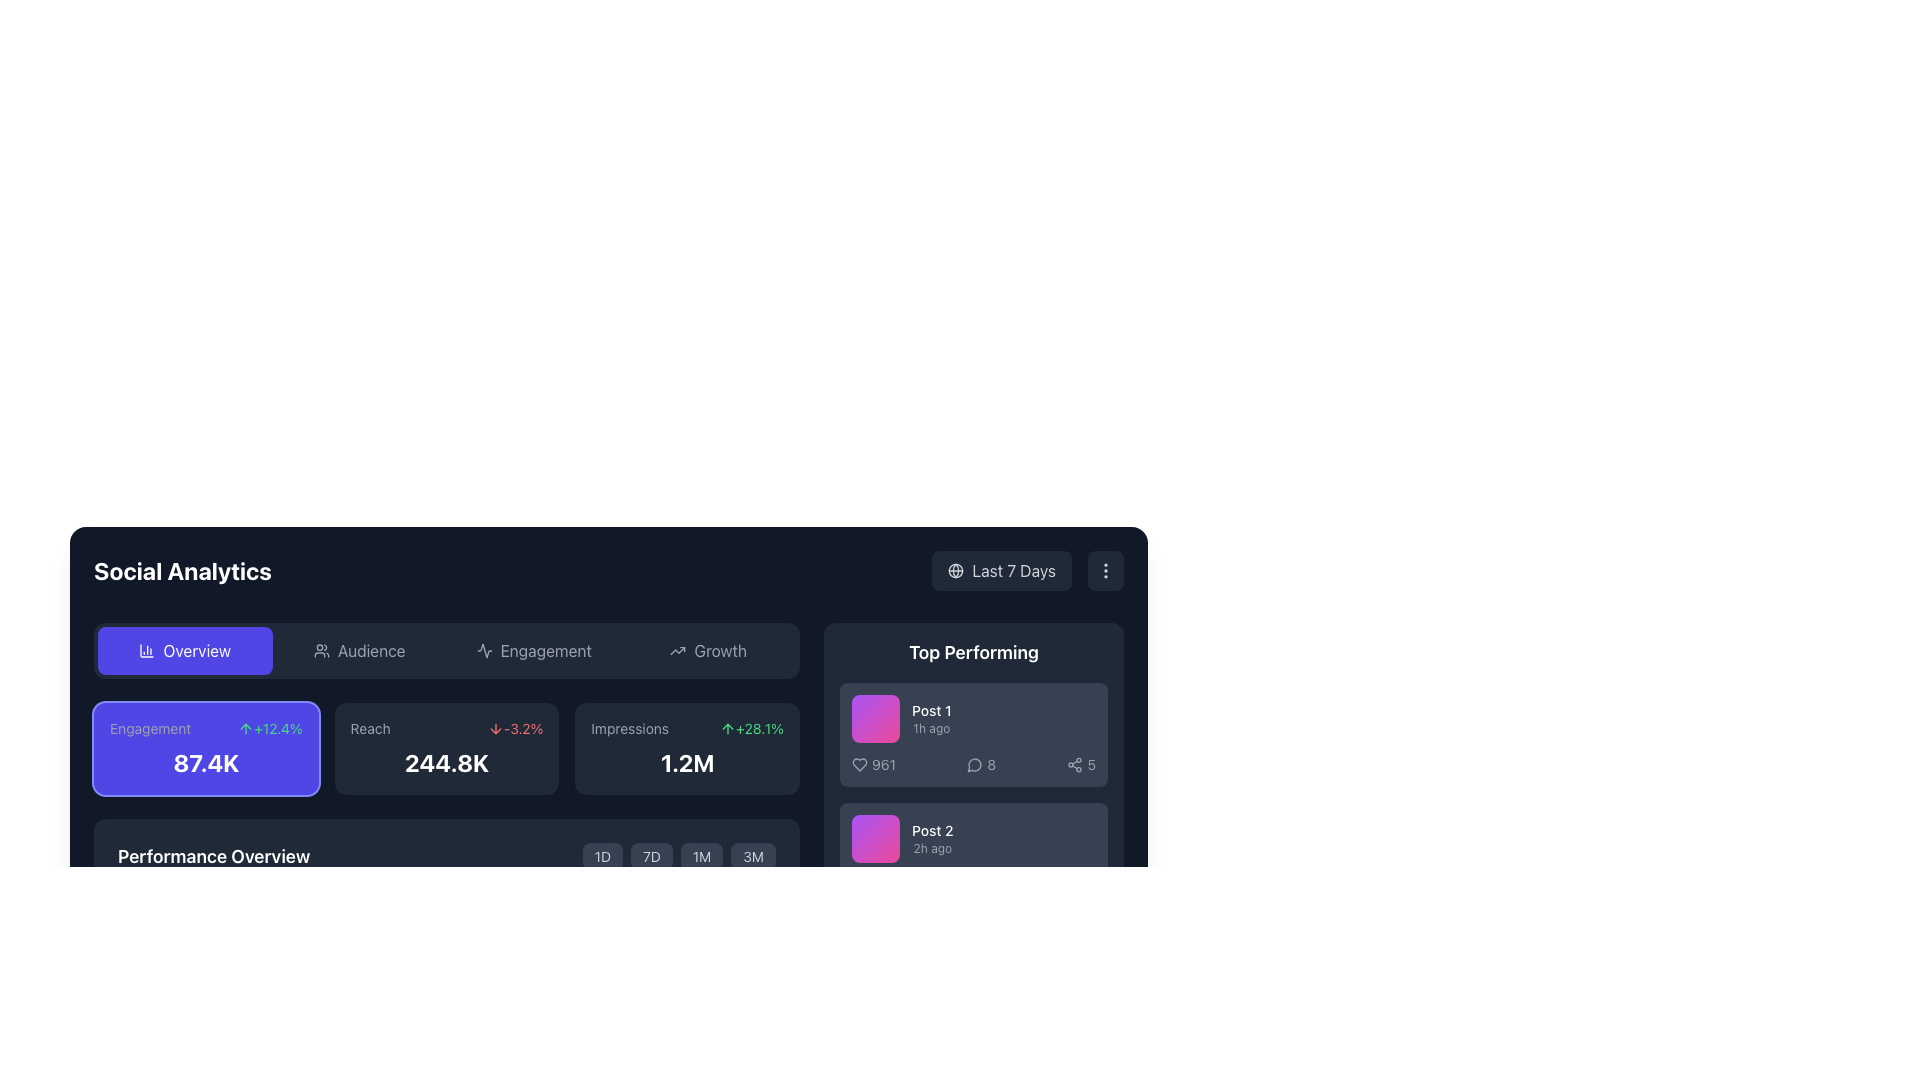  What do you see at coordinates (687, 763) in the screenshot?
I see `prominent text element displaying '1.2M' located at the bottom section of the 'Impressions' card` at bounding box center [687, 763].